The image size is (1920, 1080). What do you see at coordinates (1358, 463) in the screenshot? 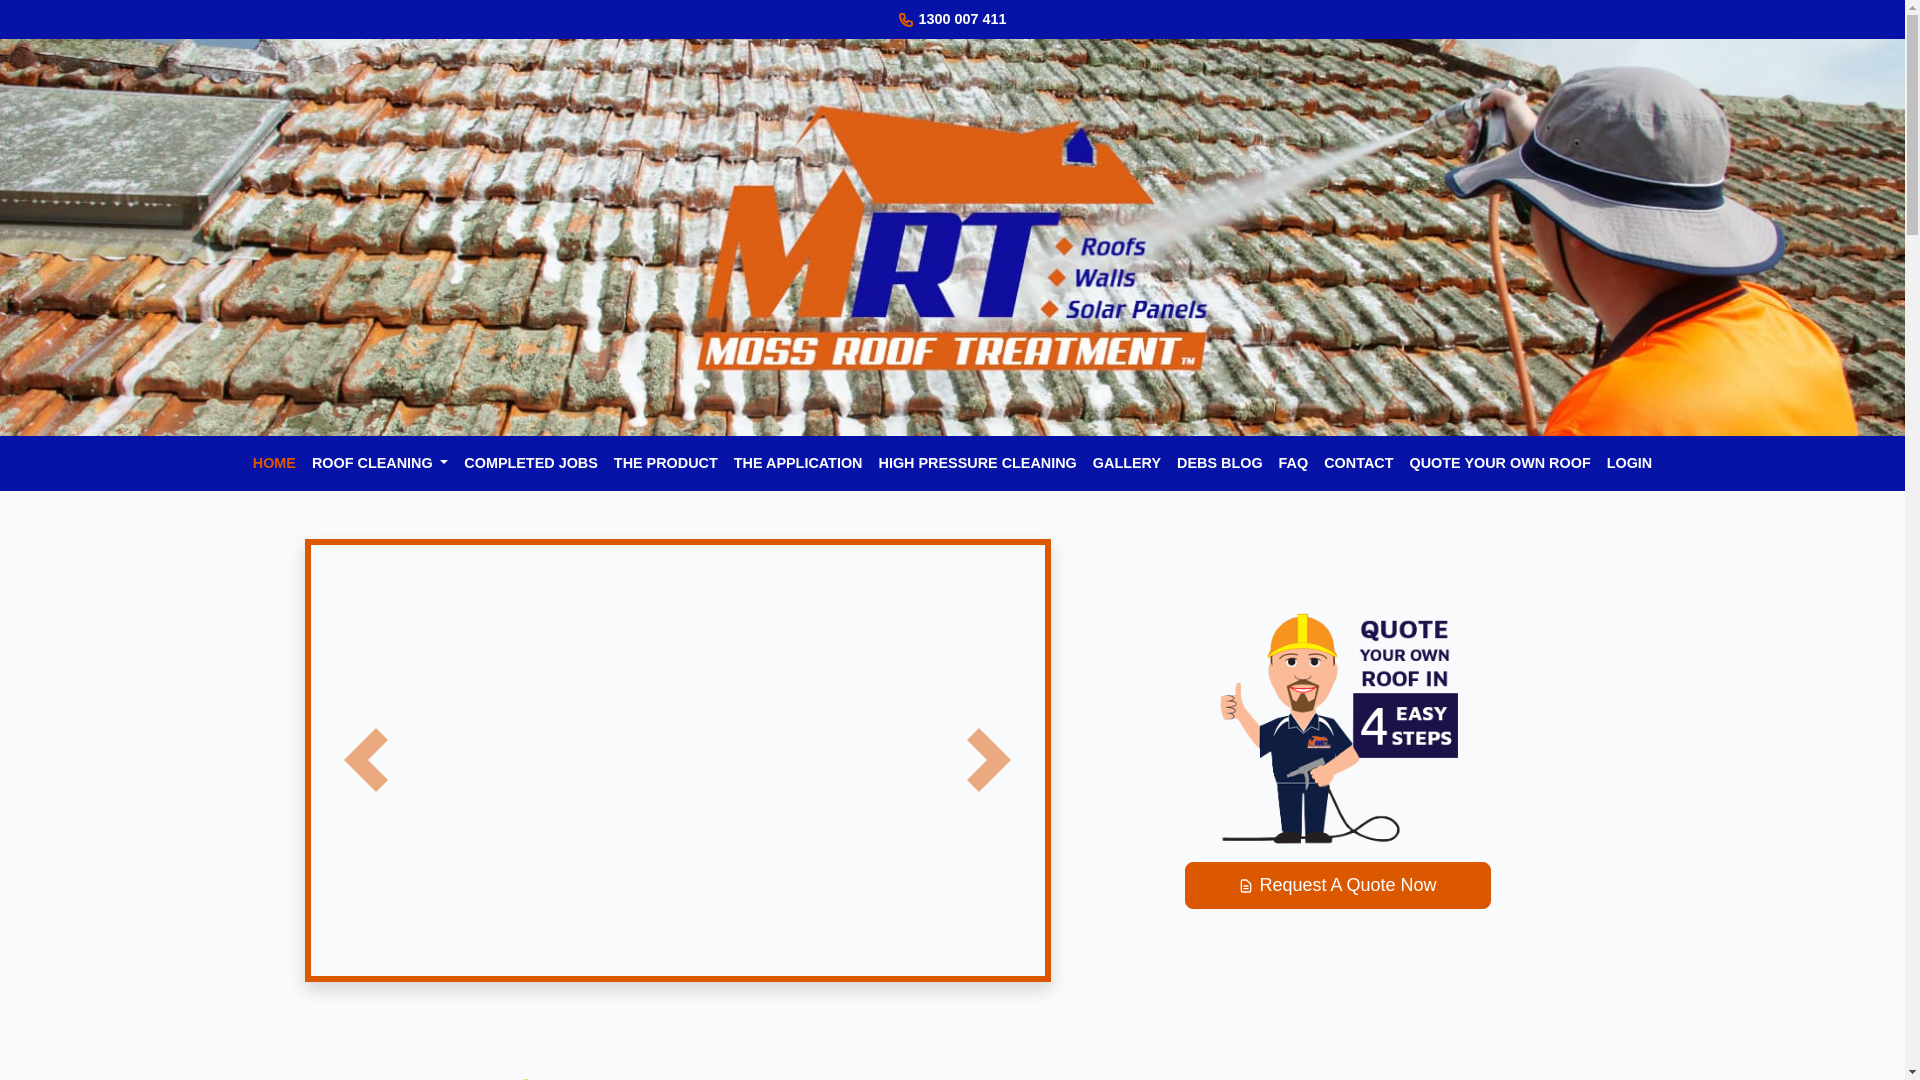
I see `'CONTACT'` at bounding box center [1358, 463].